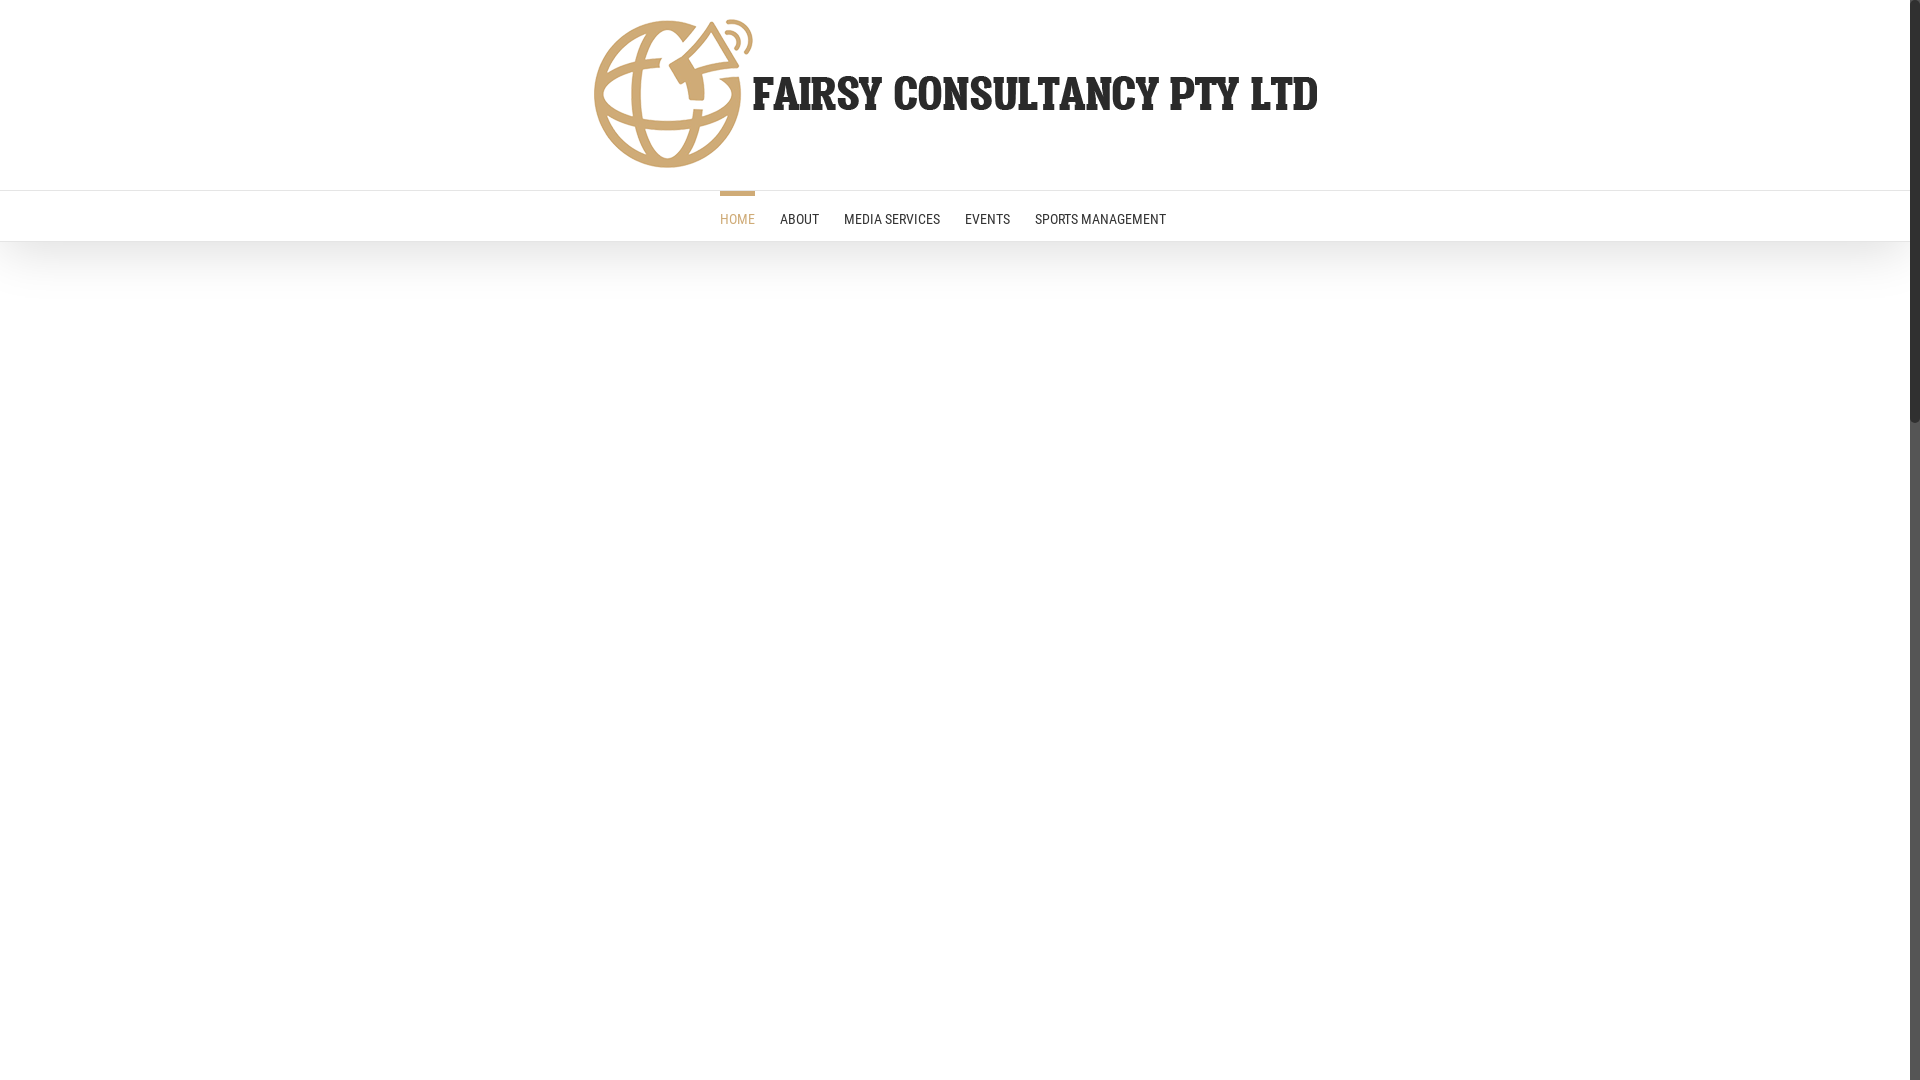 Image resolution: width=1920 pixels, height=1080 pixels. What do you see at coordinates (736, 216) in the screenshot?
I see `'HOME'` at bounding box center [736, 216].